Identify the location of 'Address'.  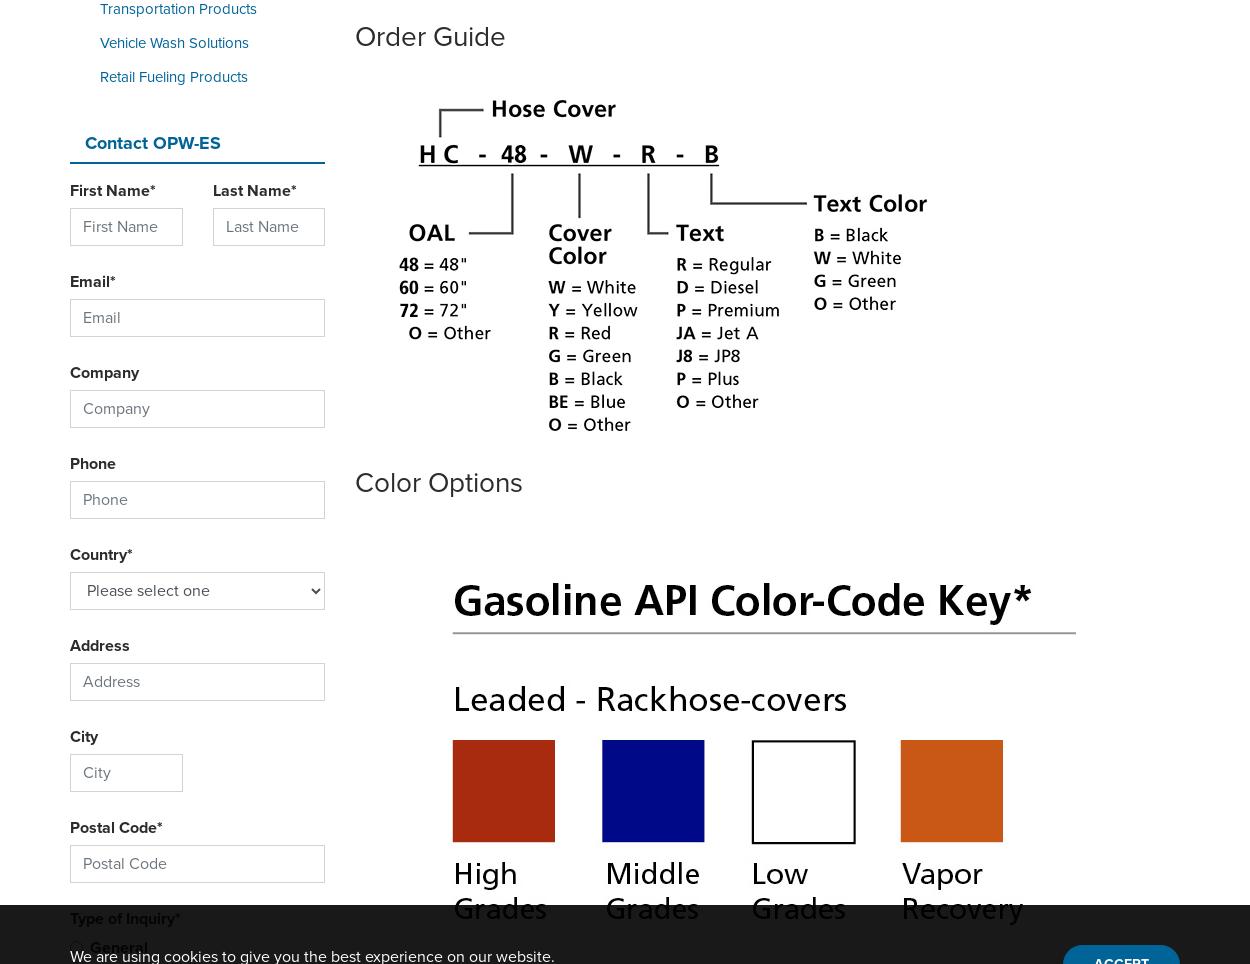
(99, 644).